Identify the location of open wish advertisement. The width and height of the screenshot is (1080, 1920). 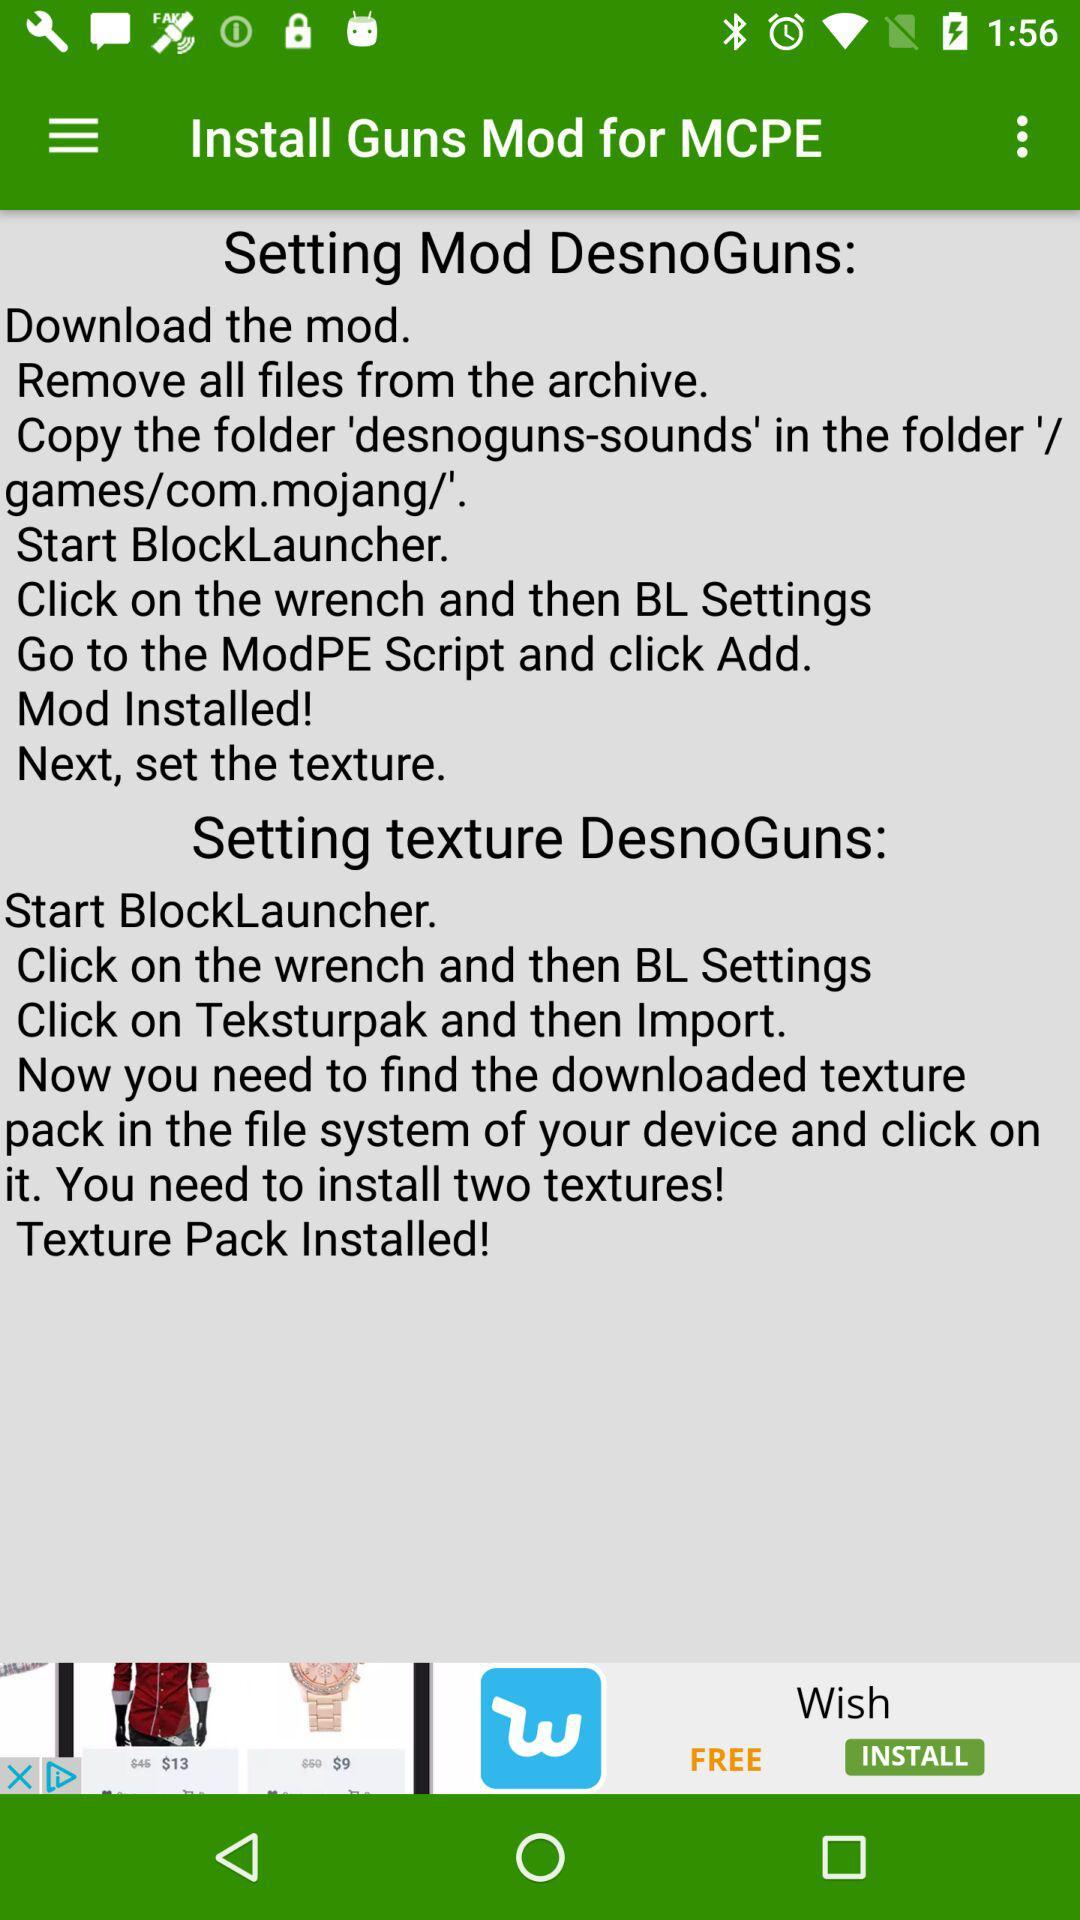
(540, 1727).